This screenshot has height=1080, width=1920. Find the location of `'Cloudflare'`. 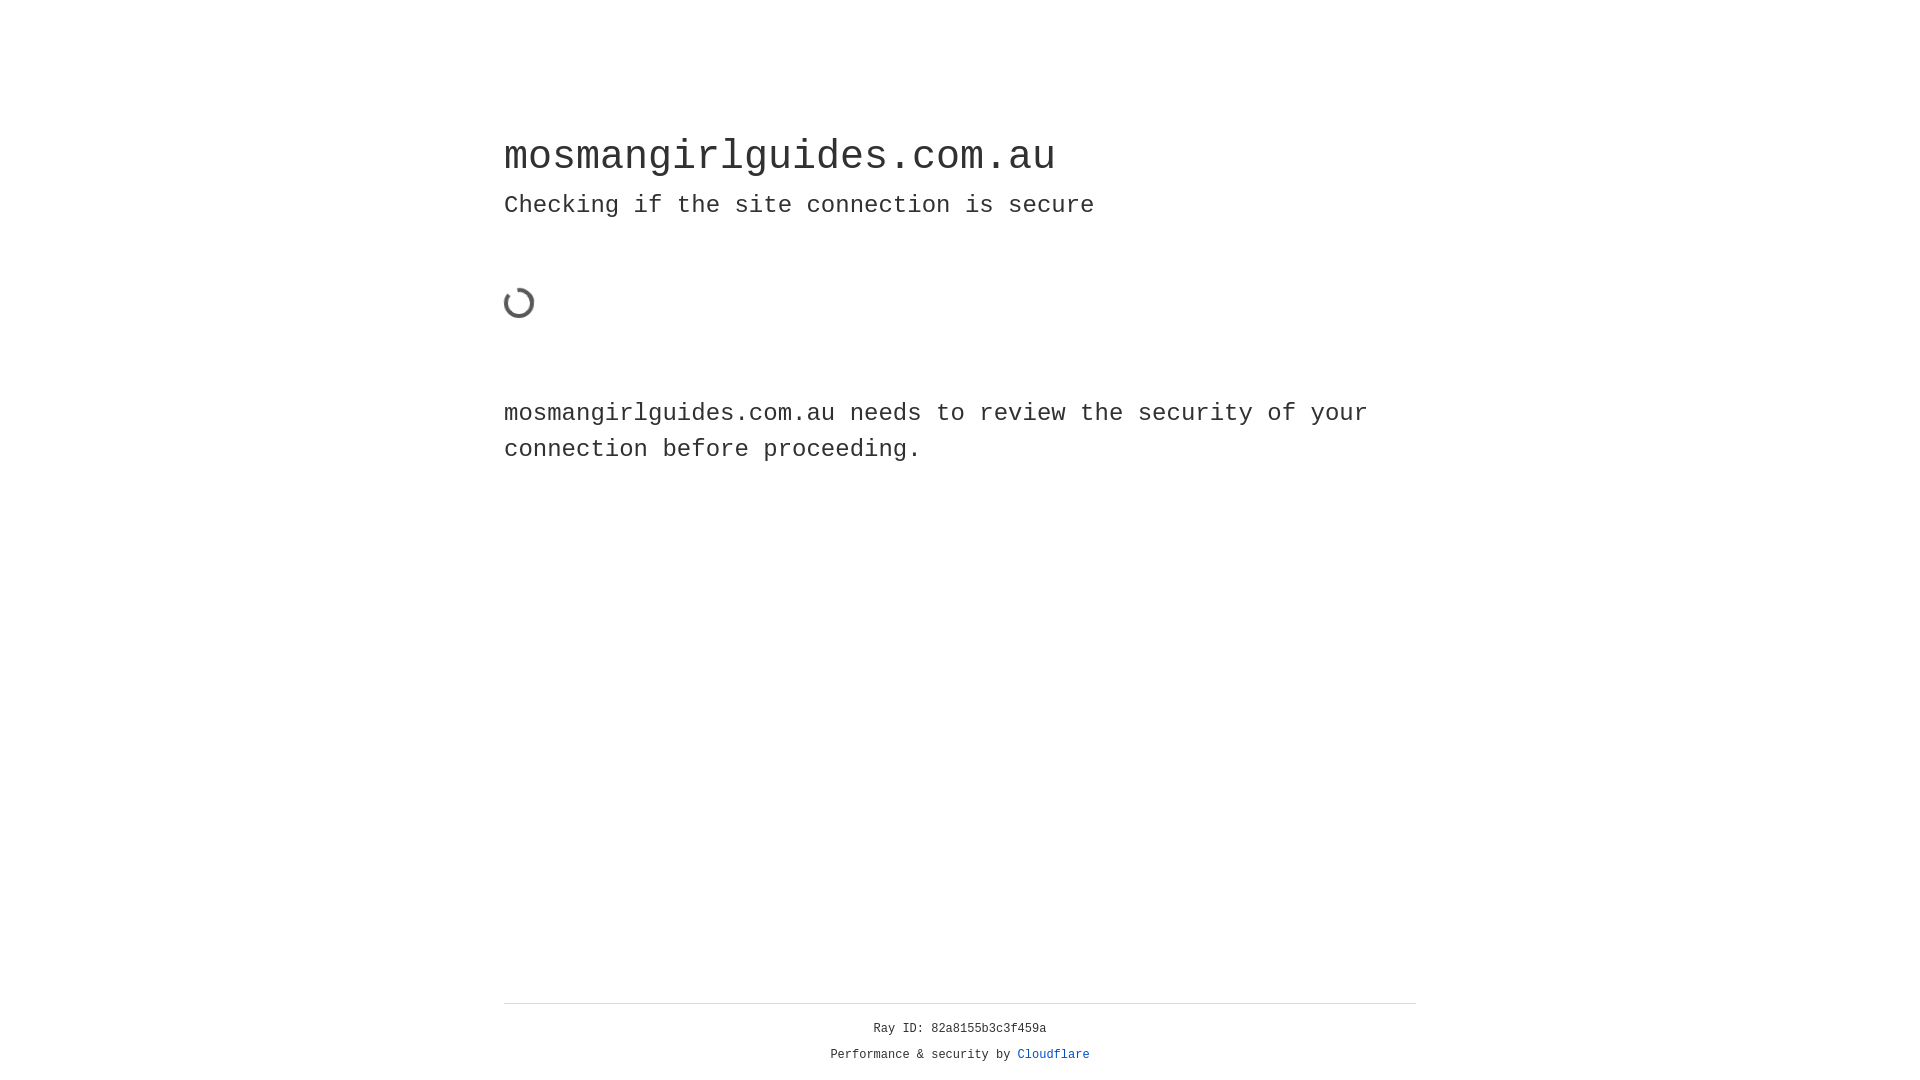

'Cloudflare' is located at coordinates (1053, 1054).